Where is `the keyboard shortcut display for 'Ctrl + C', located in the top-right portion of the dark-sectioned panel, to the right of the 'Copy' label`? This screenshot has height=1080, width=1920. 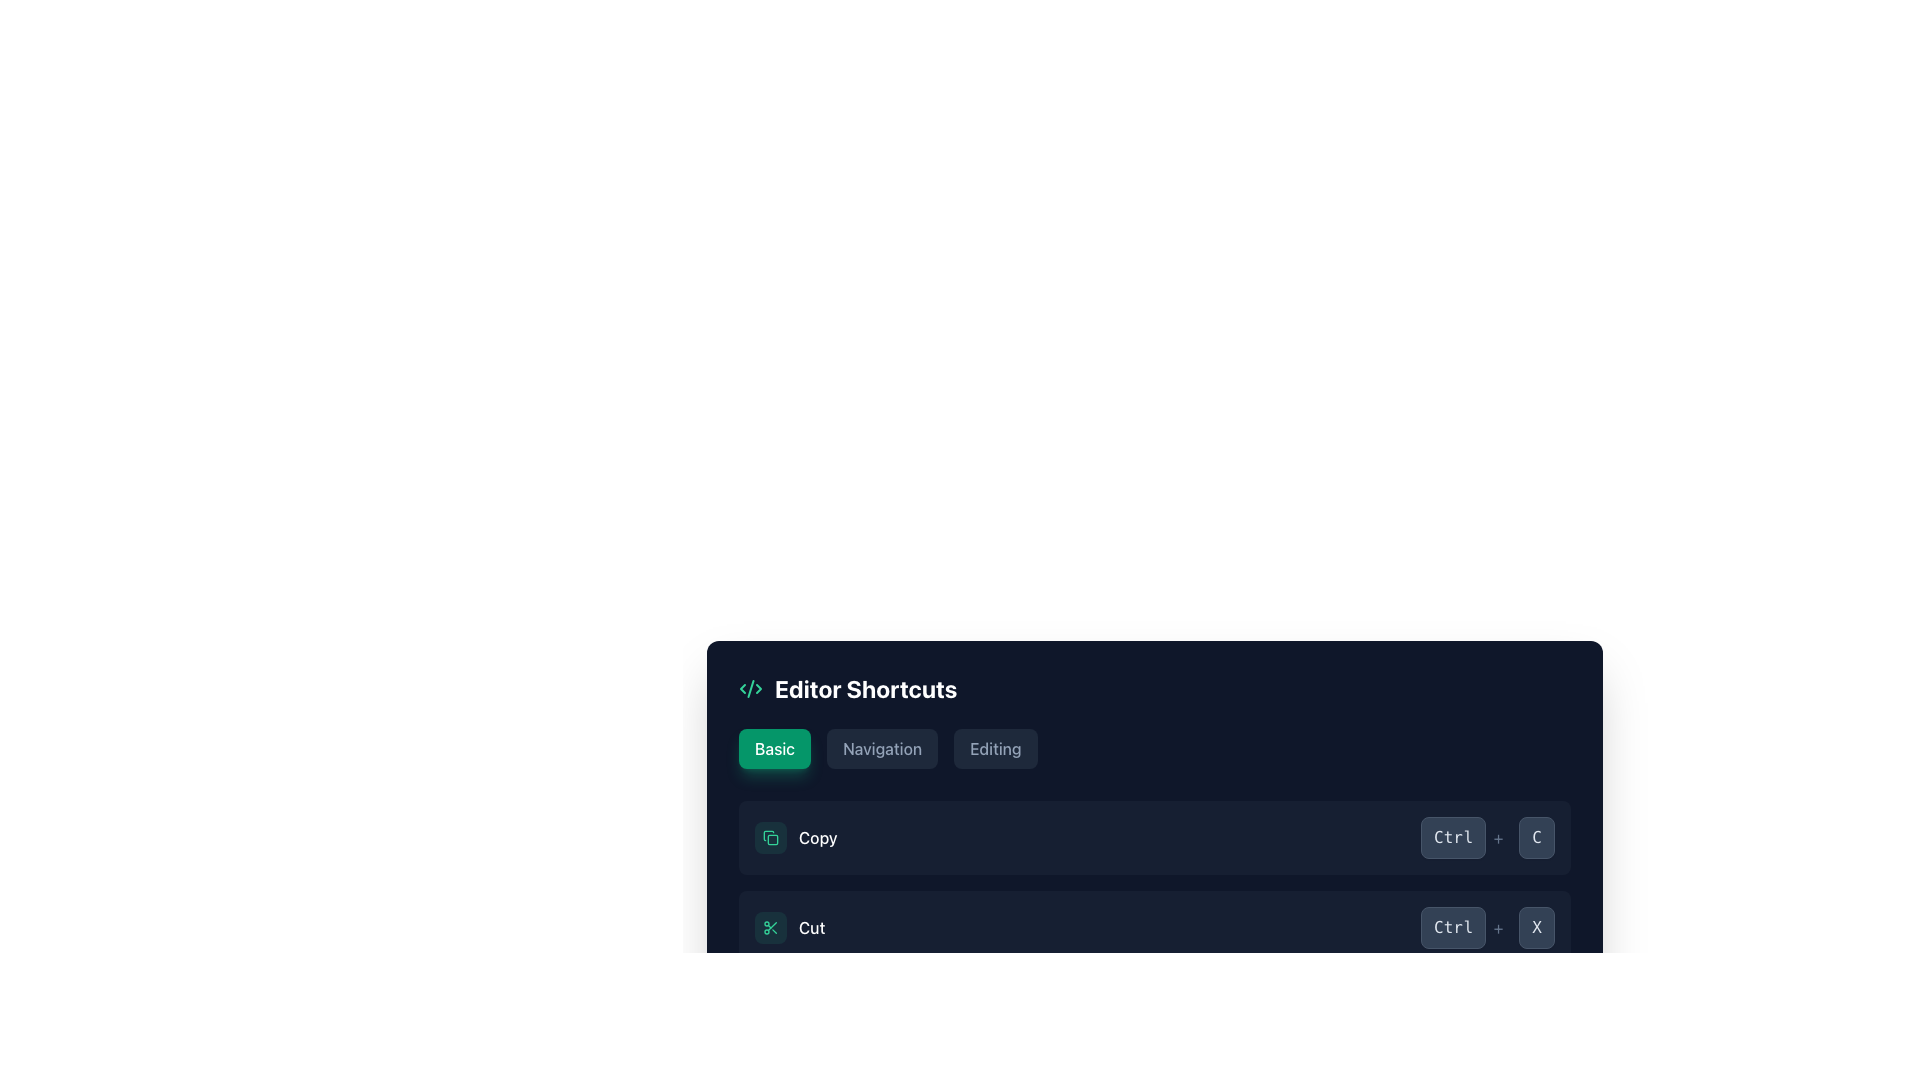
the keyboard shortcut display for 'Ctrl + C', located in the top-right portion of the dark-sectioned panel, to the right of the 'Copy' label is located at coordinates (1488, 837).